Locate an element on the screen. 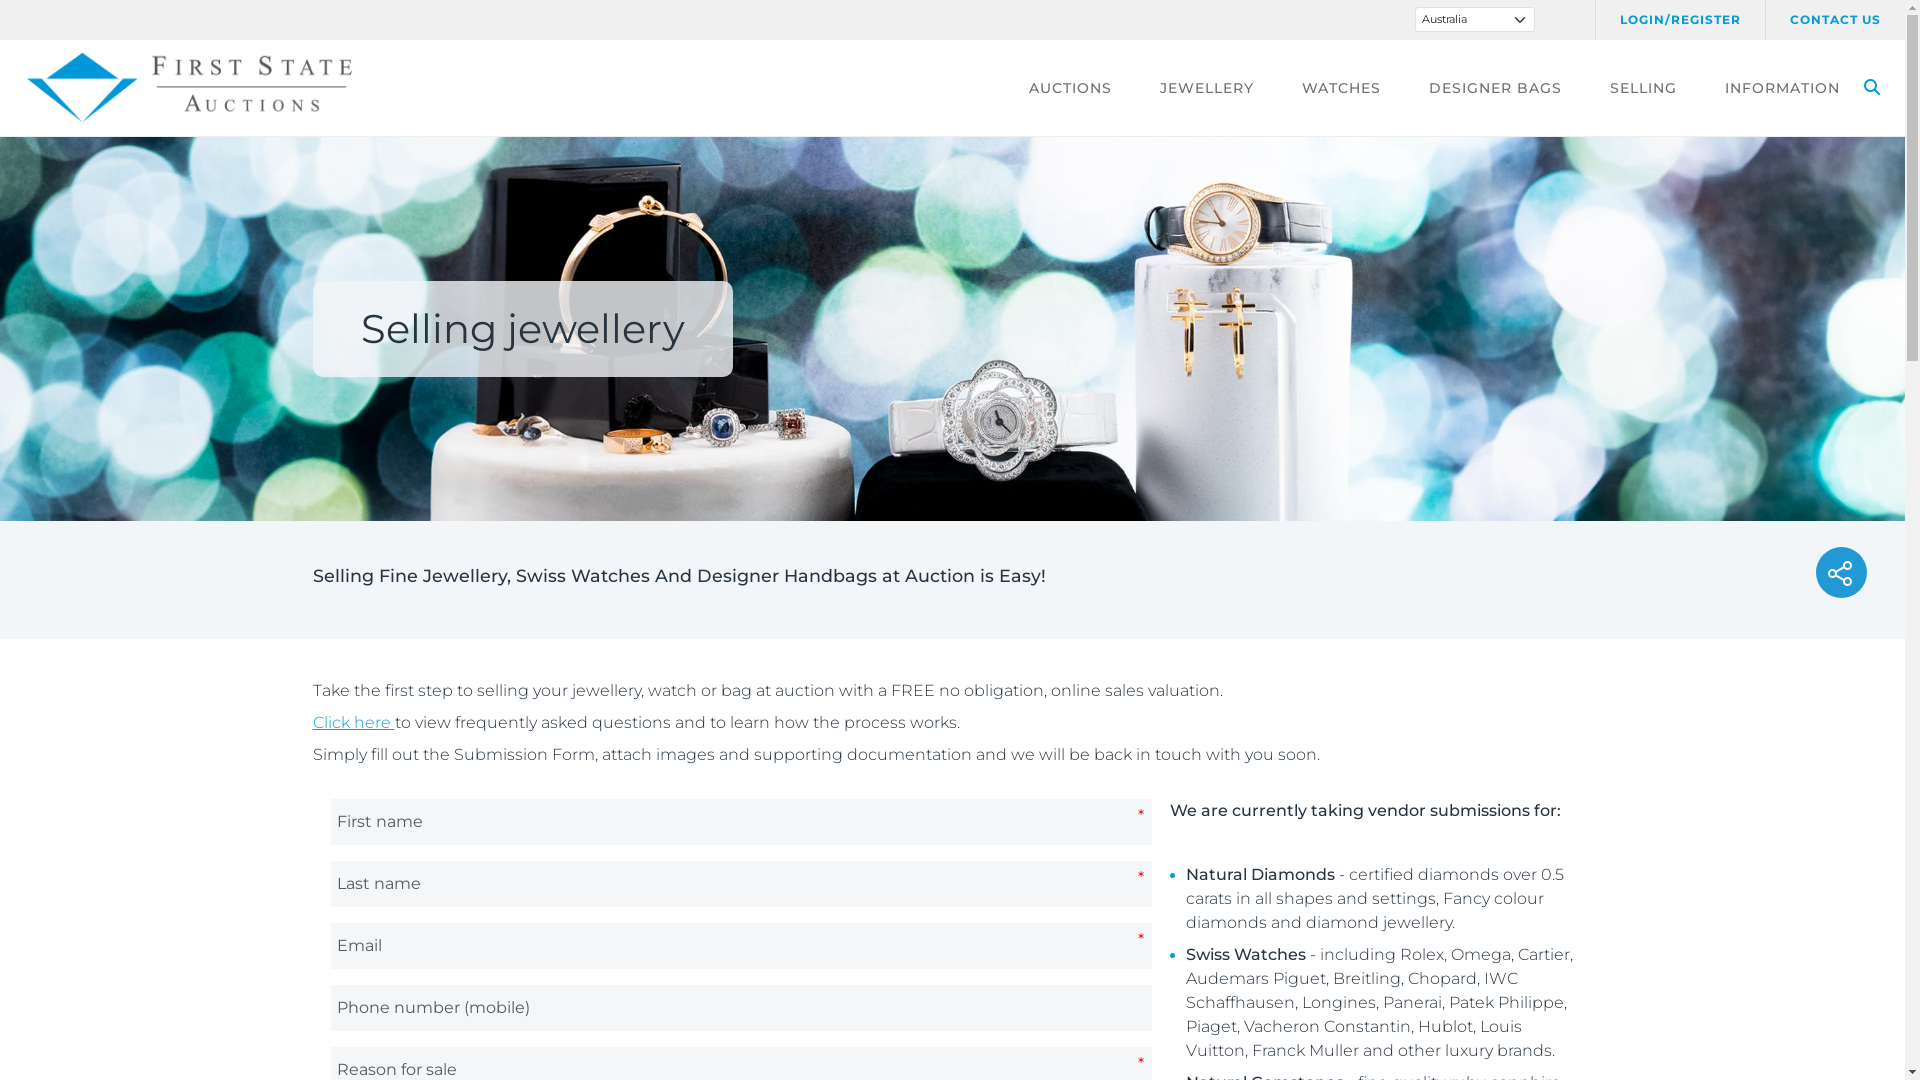 This screenshot has width=1920, height=1080. 'CONTACT US' is located at coordinates (1835, 19).